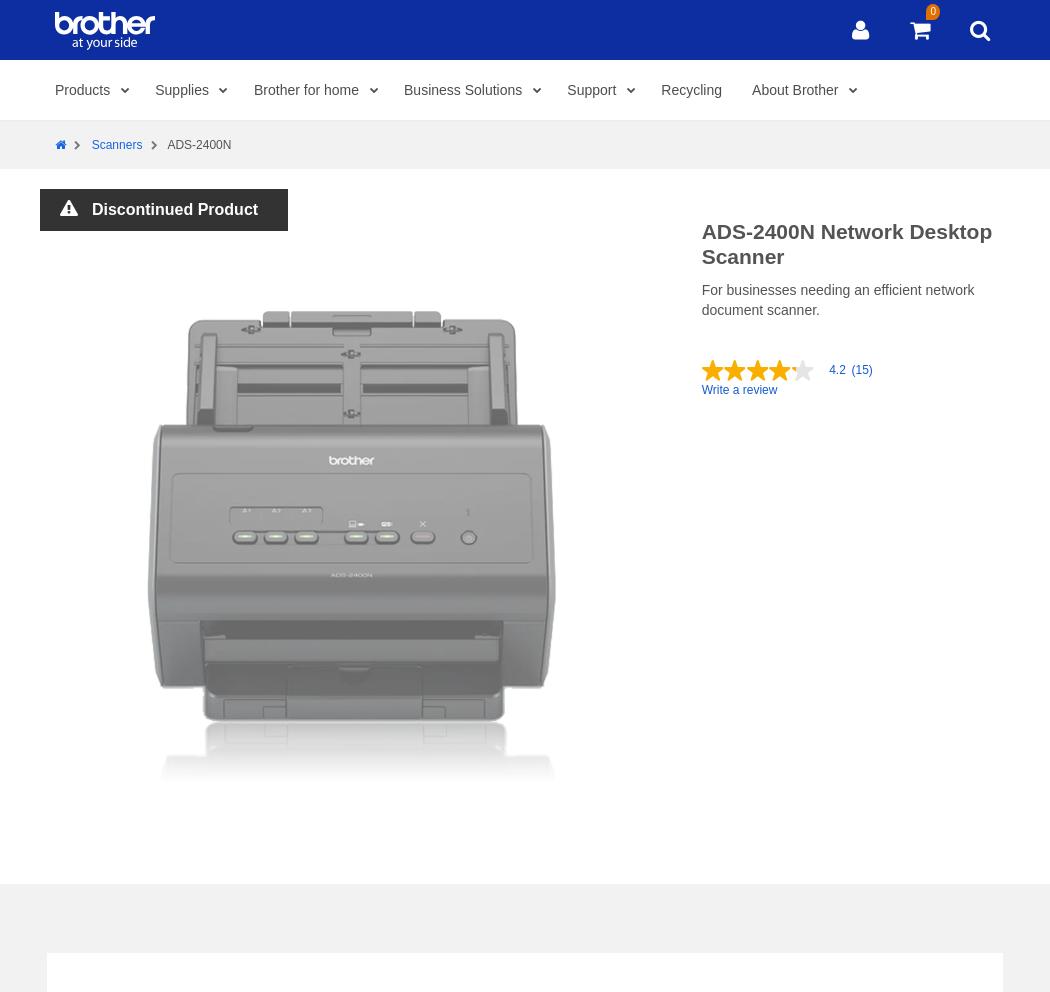 The image size is (1050, 992). I want to click on 'Support', so click(290, 31).